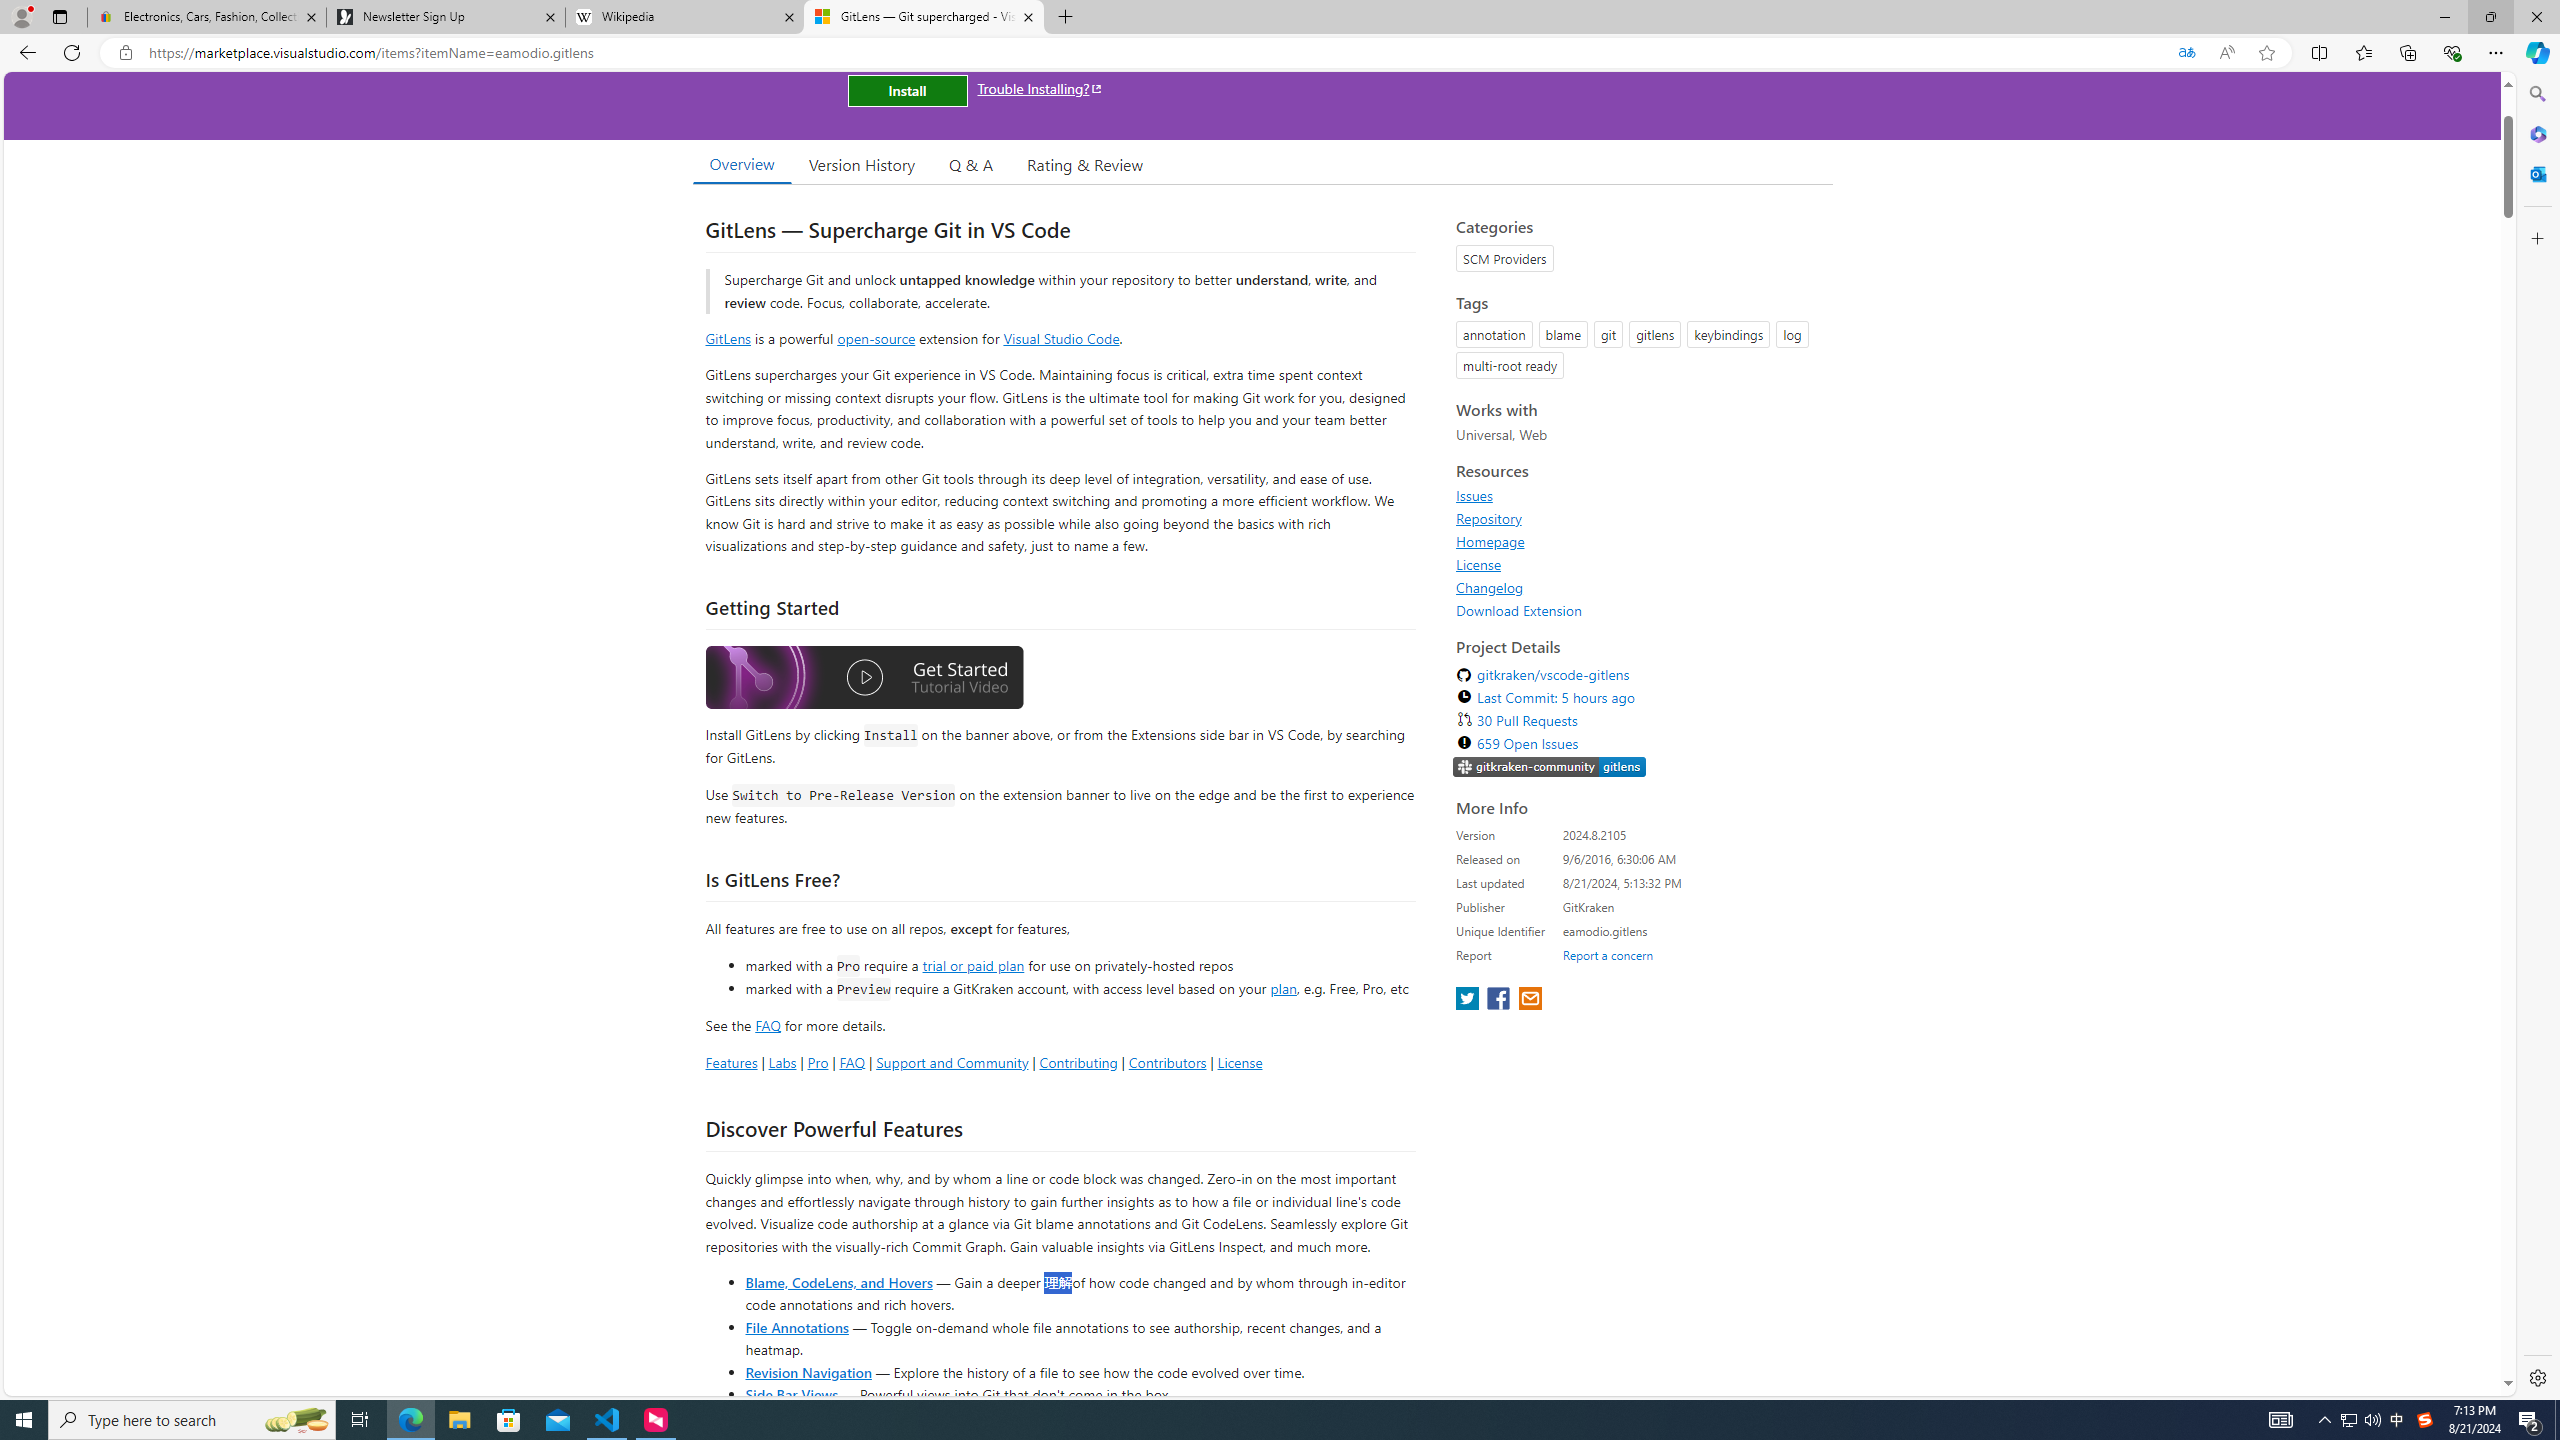 The image size is (2560, 1440). What do you see at coordinates (906, 89) in the screenshot?
I see `'Install'` at bounding box center [906, 89].